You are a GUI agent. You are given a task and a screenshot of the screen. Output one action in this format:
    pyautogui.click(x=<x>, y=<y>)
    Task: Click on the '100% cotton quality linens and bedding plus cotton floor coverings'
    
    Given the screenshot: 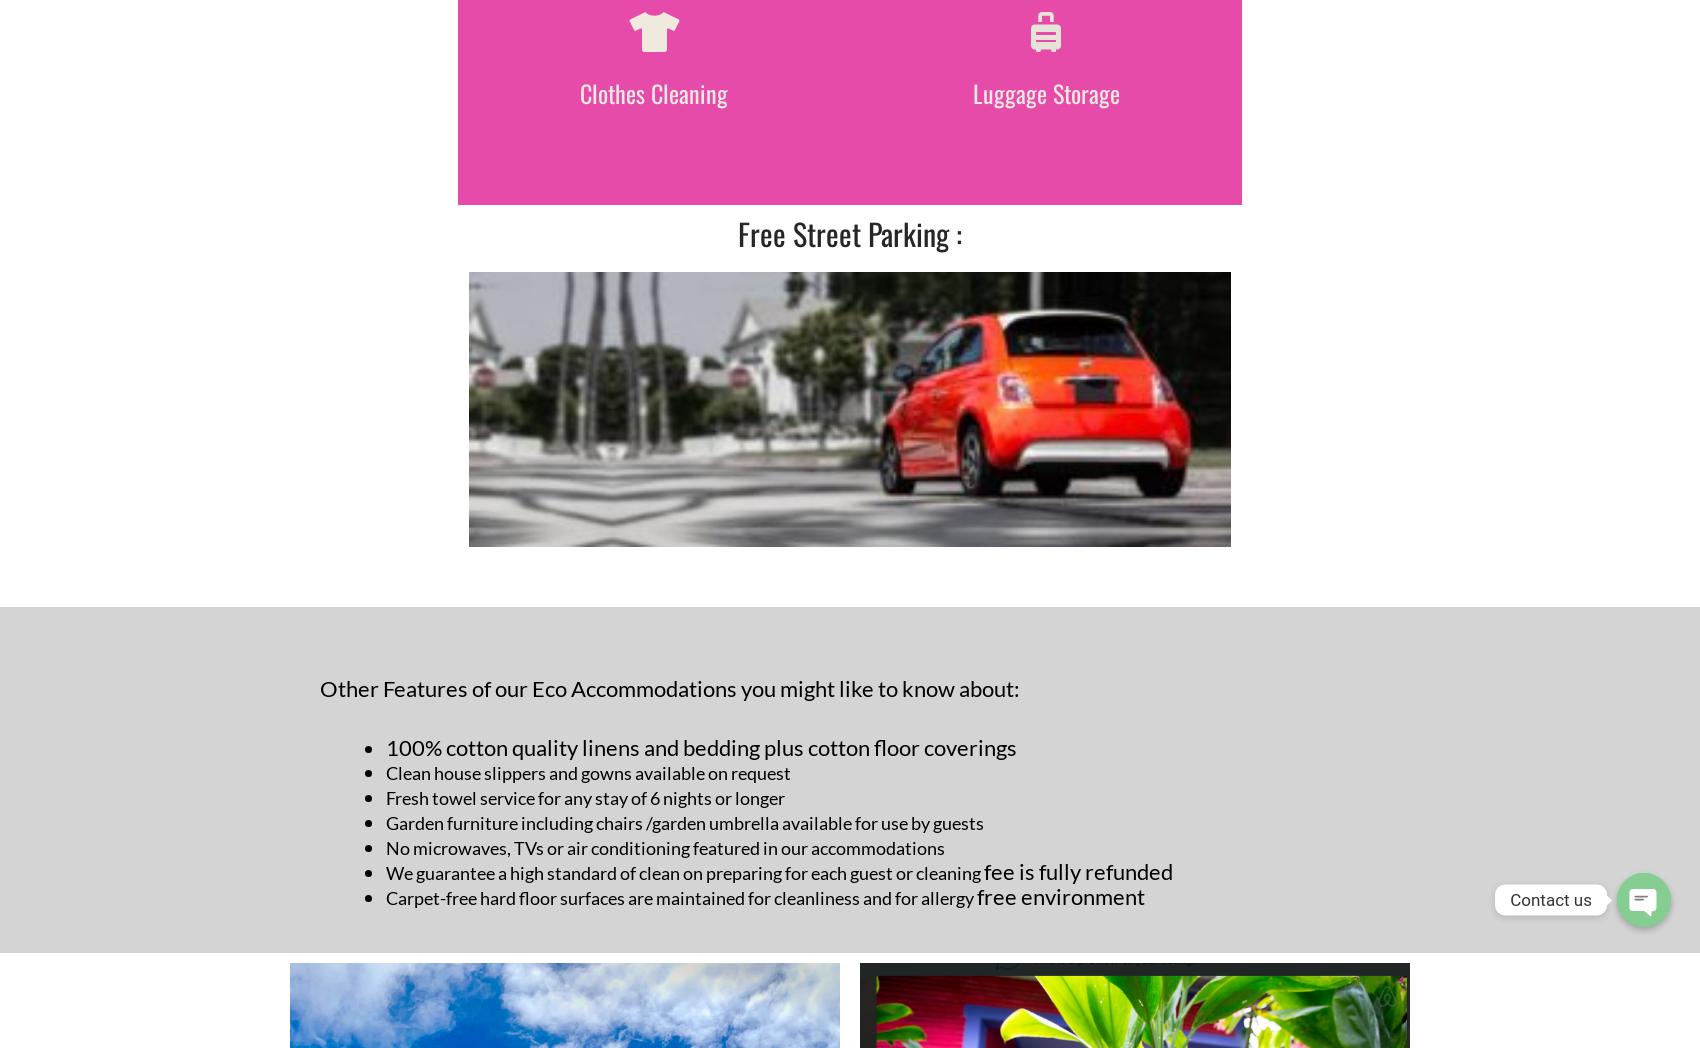 What is the action you would take?
    pyautogui.click(x=701, y=747)
    